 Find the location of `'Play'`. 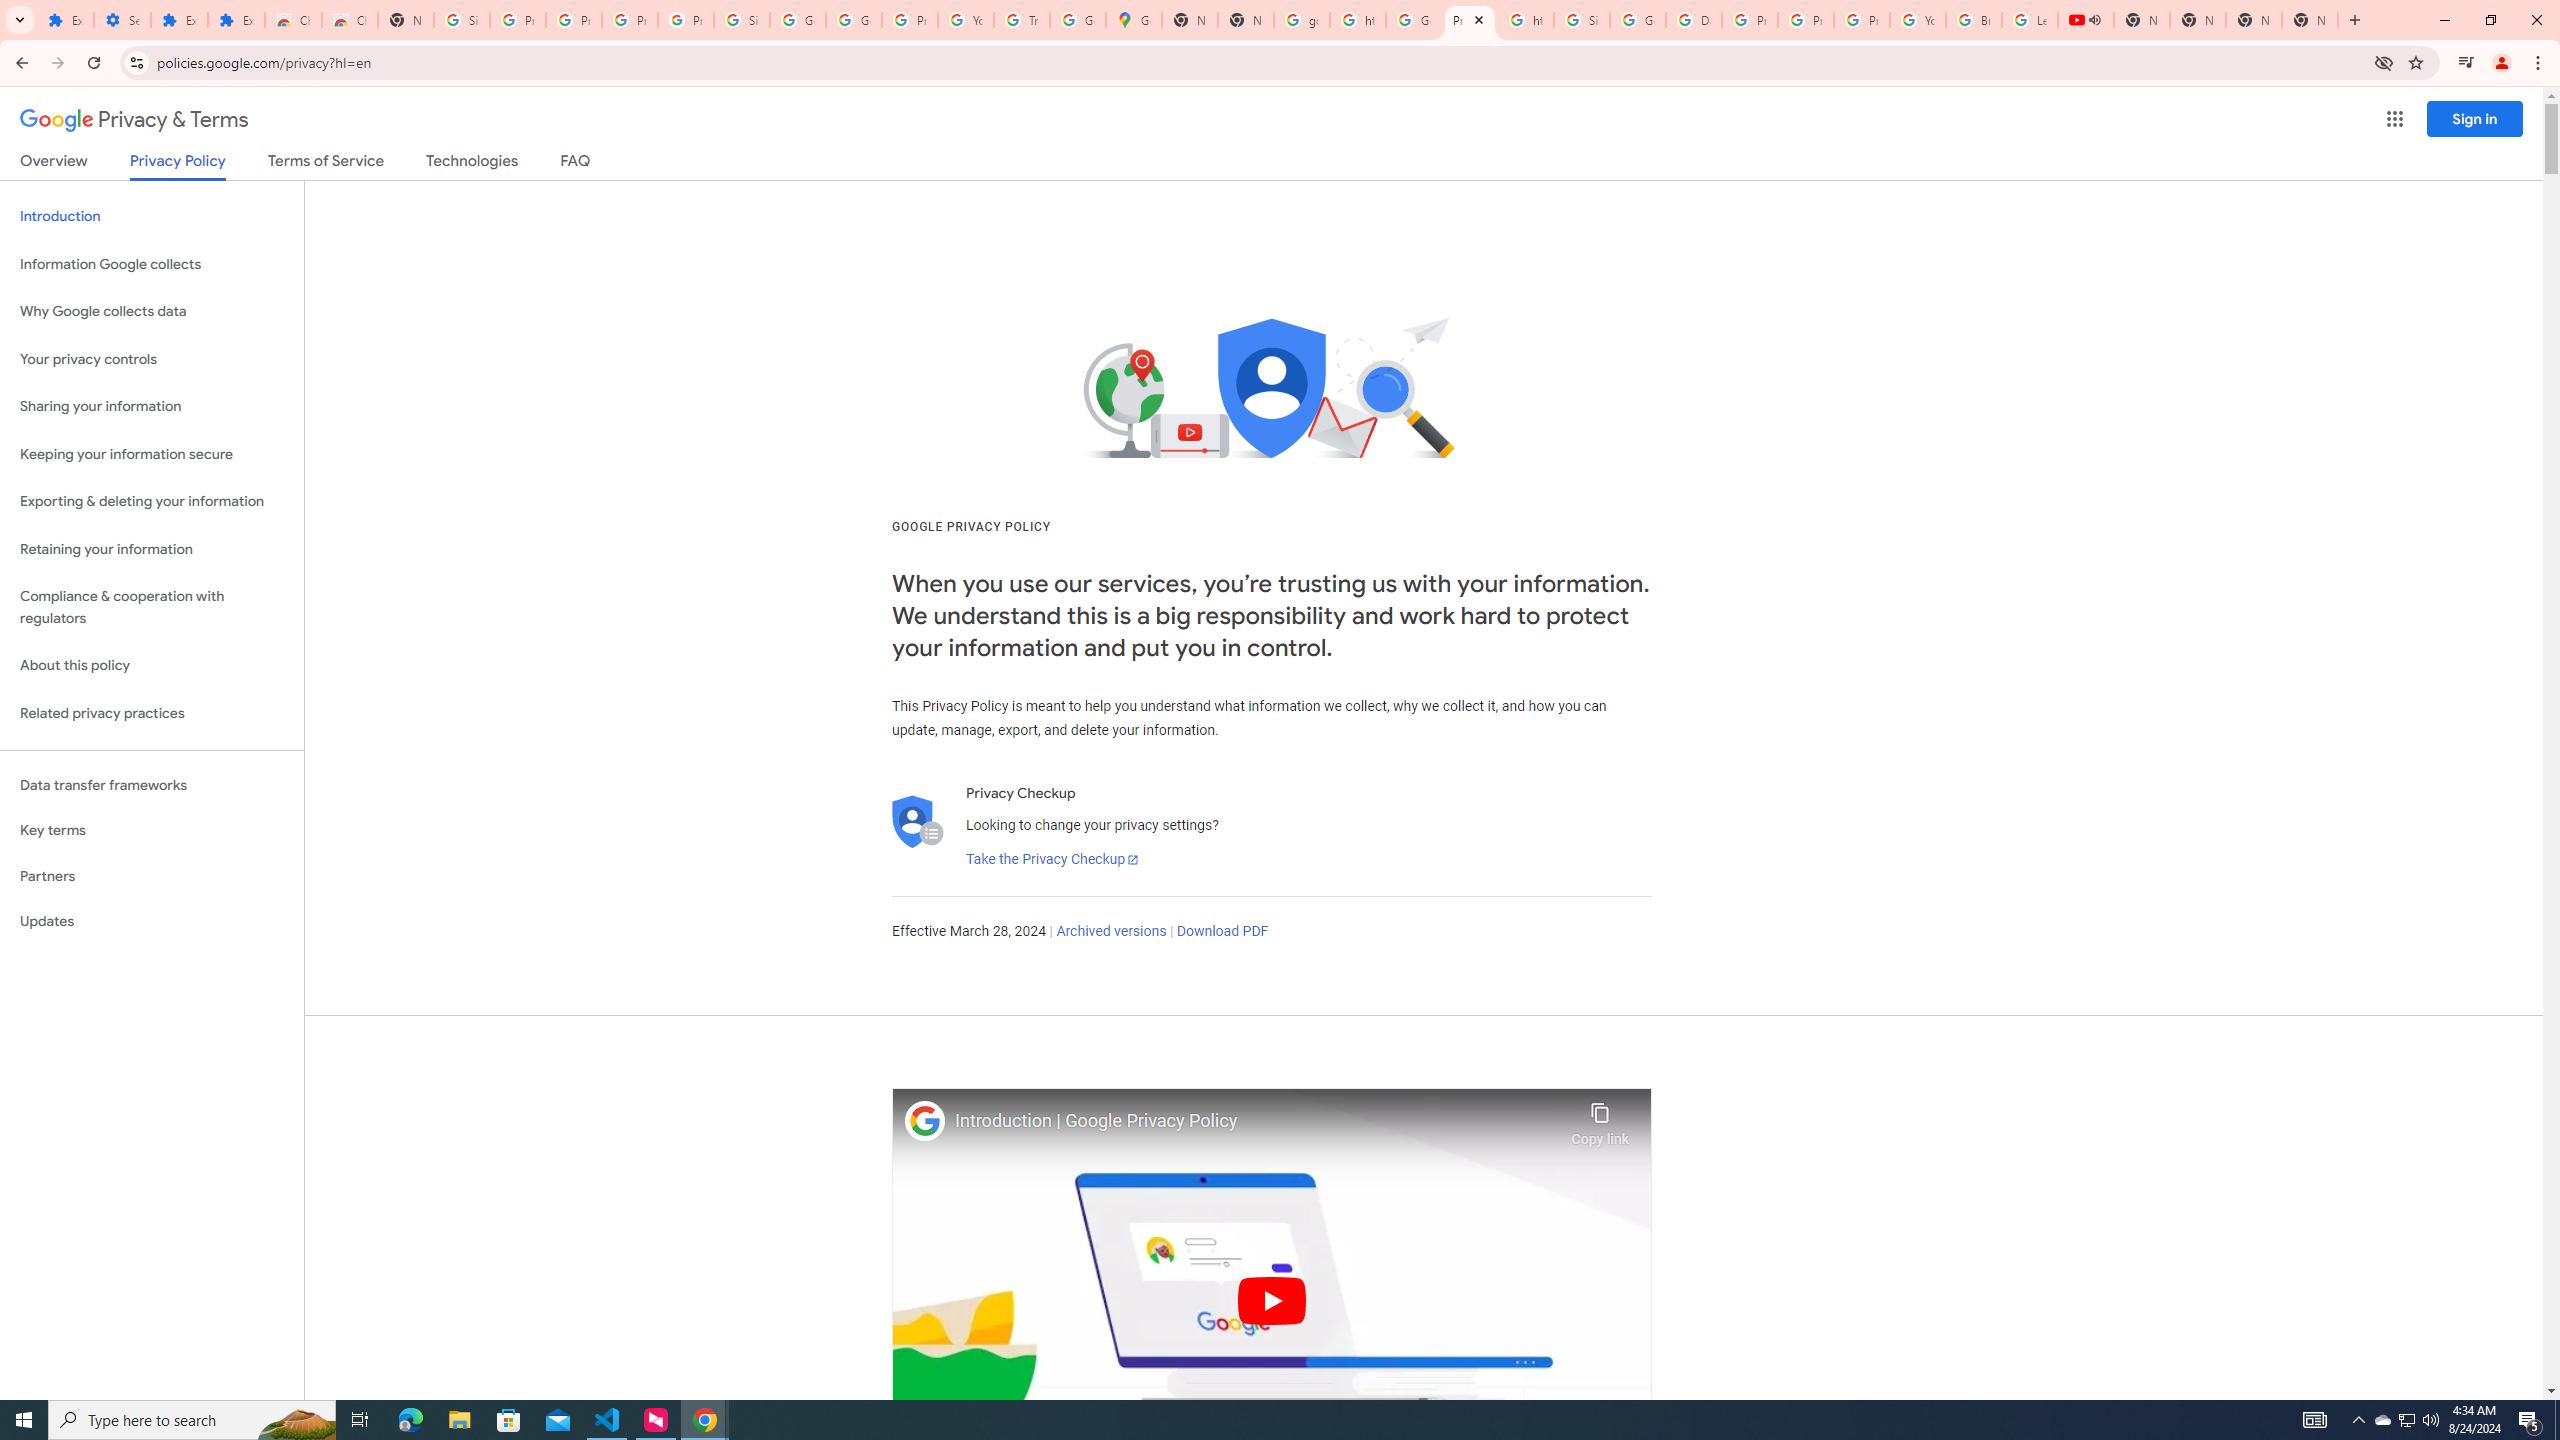

'Play' is located at coordinates (1271, 1299).